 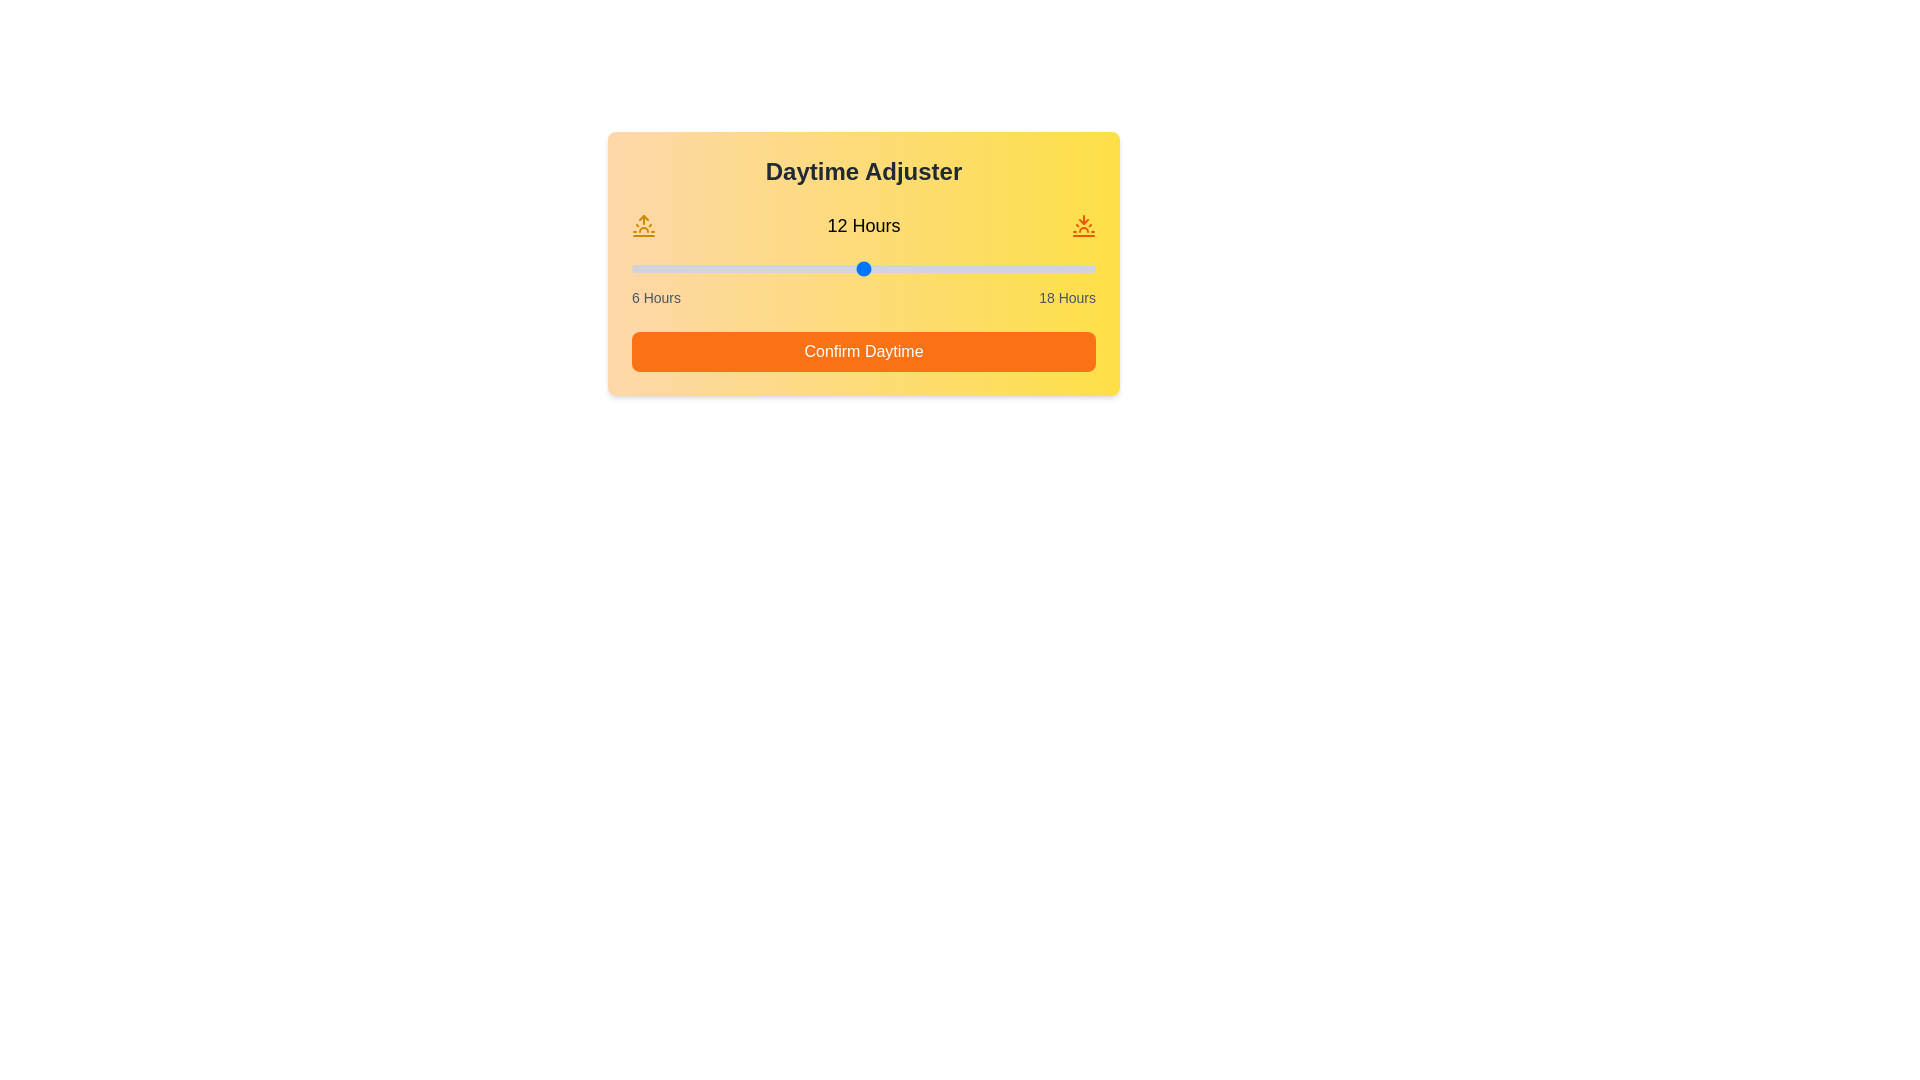 What do you see at coordinates (979, 268) in the screenshot?
I see `the slider to set the daytime hours to 15` at bounding box center [979, 268].